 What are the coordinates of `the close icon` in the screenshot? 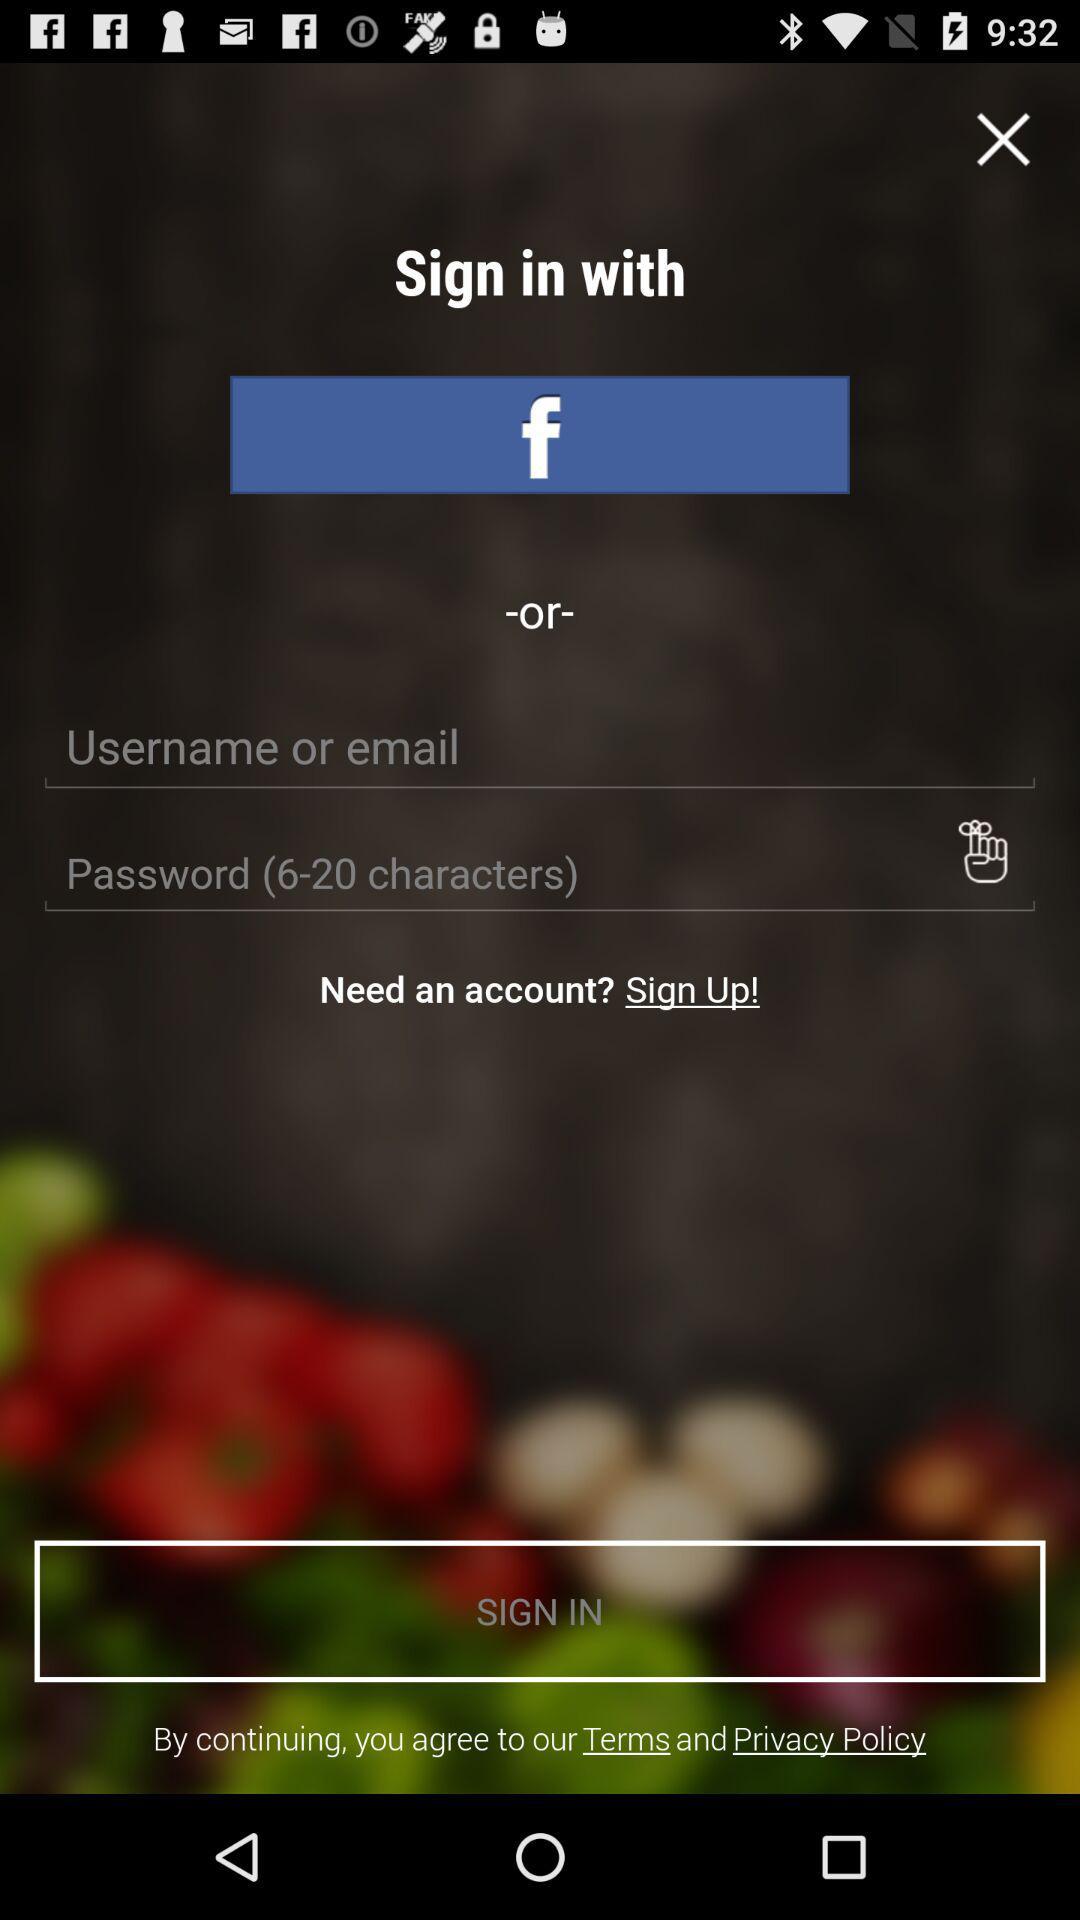 It's located at (1003, 148).